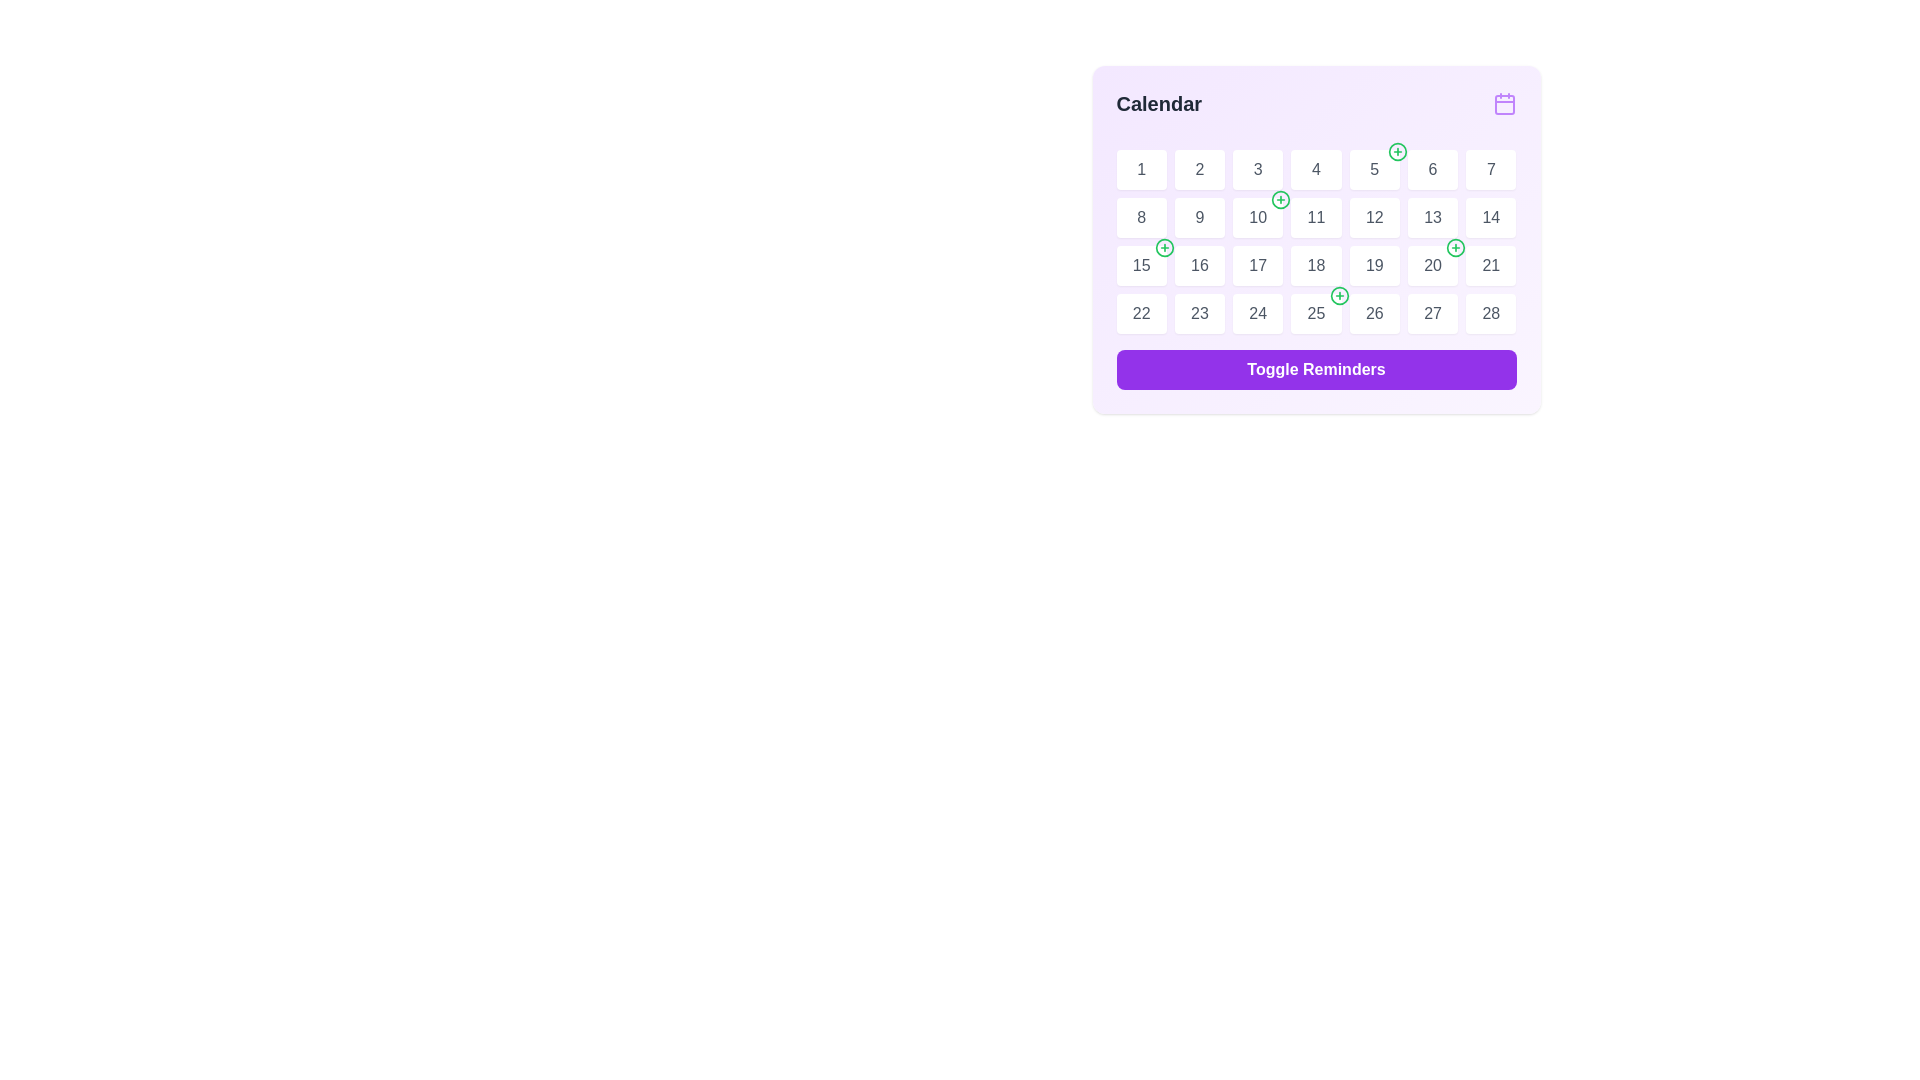  Describe the element at coordinates (1316, 265) in the screenshot. I see `the static visual indicator representing the 18th day in the calendar, located in the third row and fourth column of the grid layout` at that location.